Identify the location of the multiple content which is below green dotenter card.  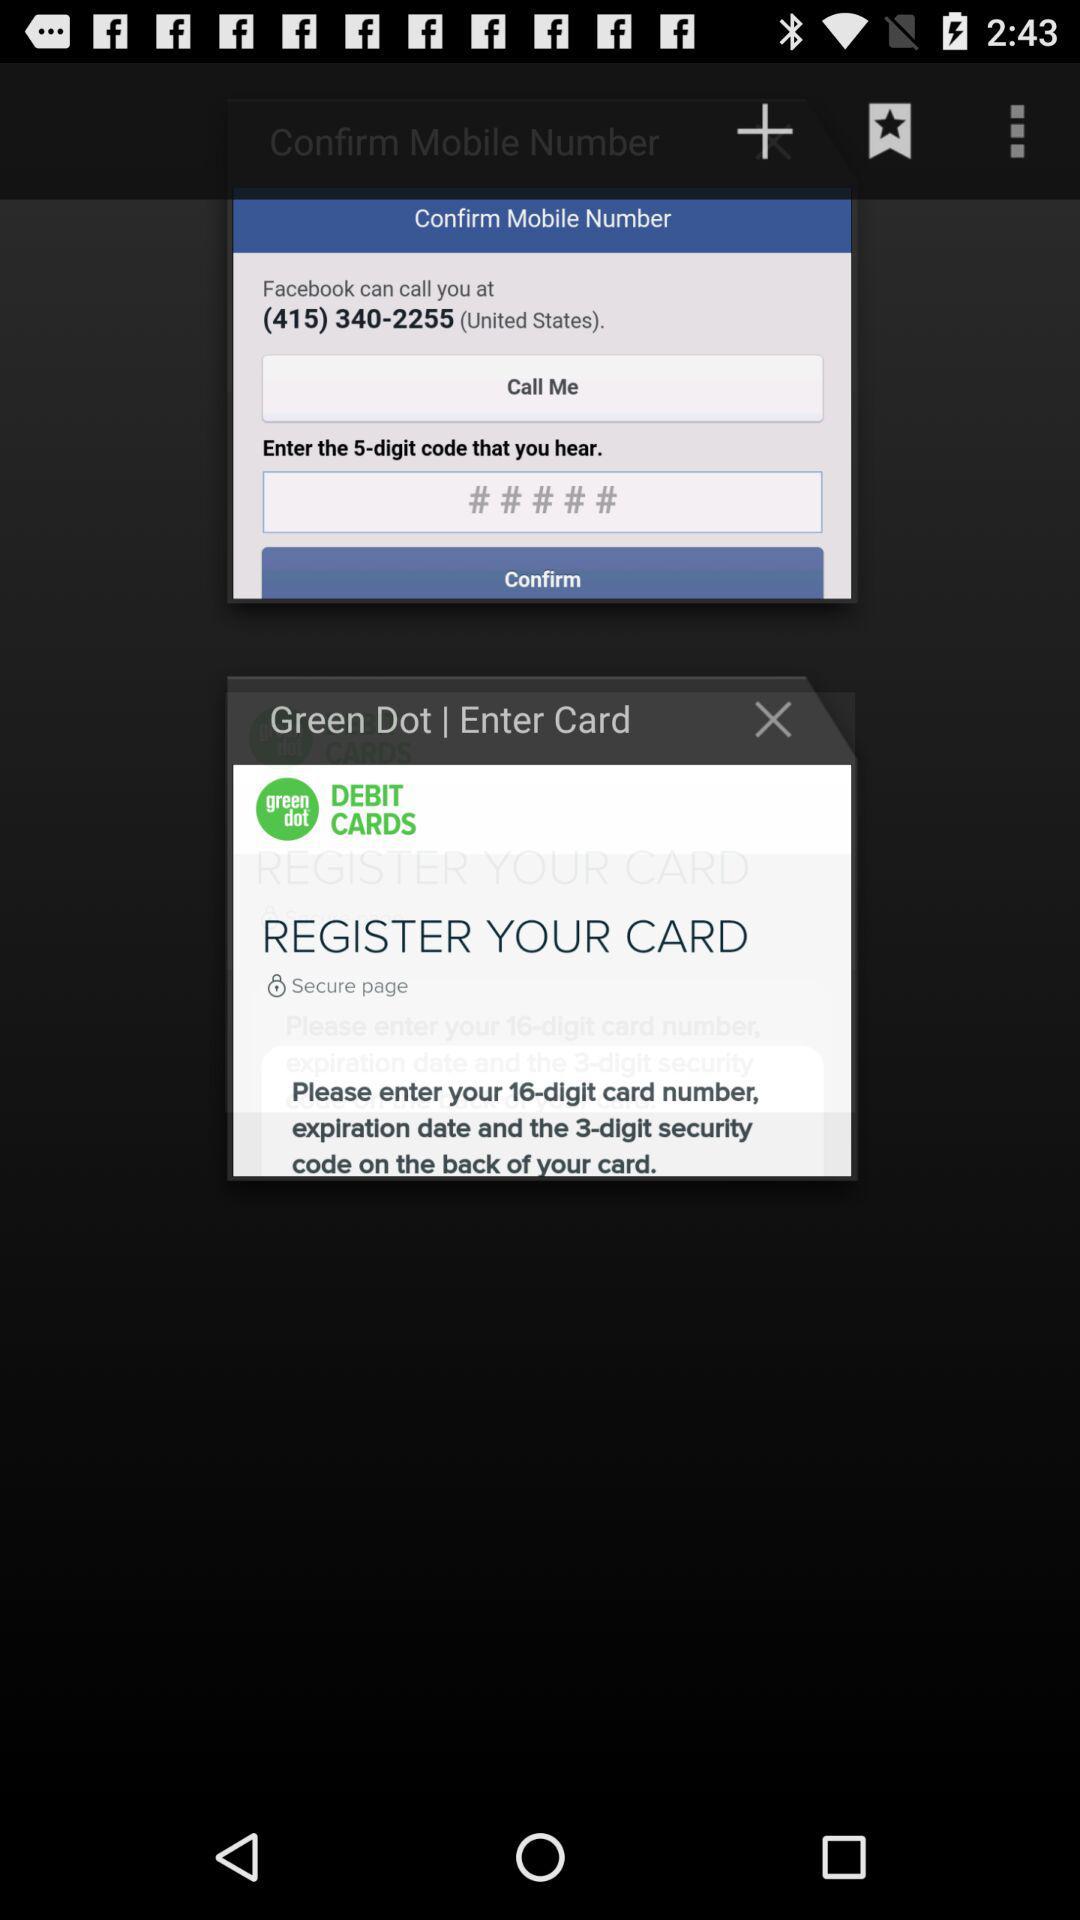
(542, 970).